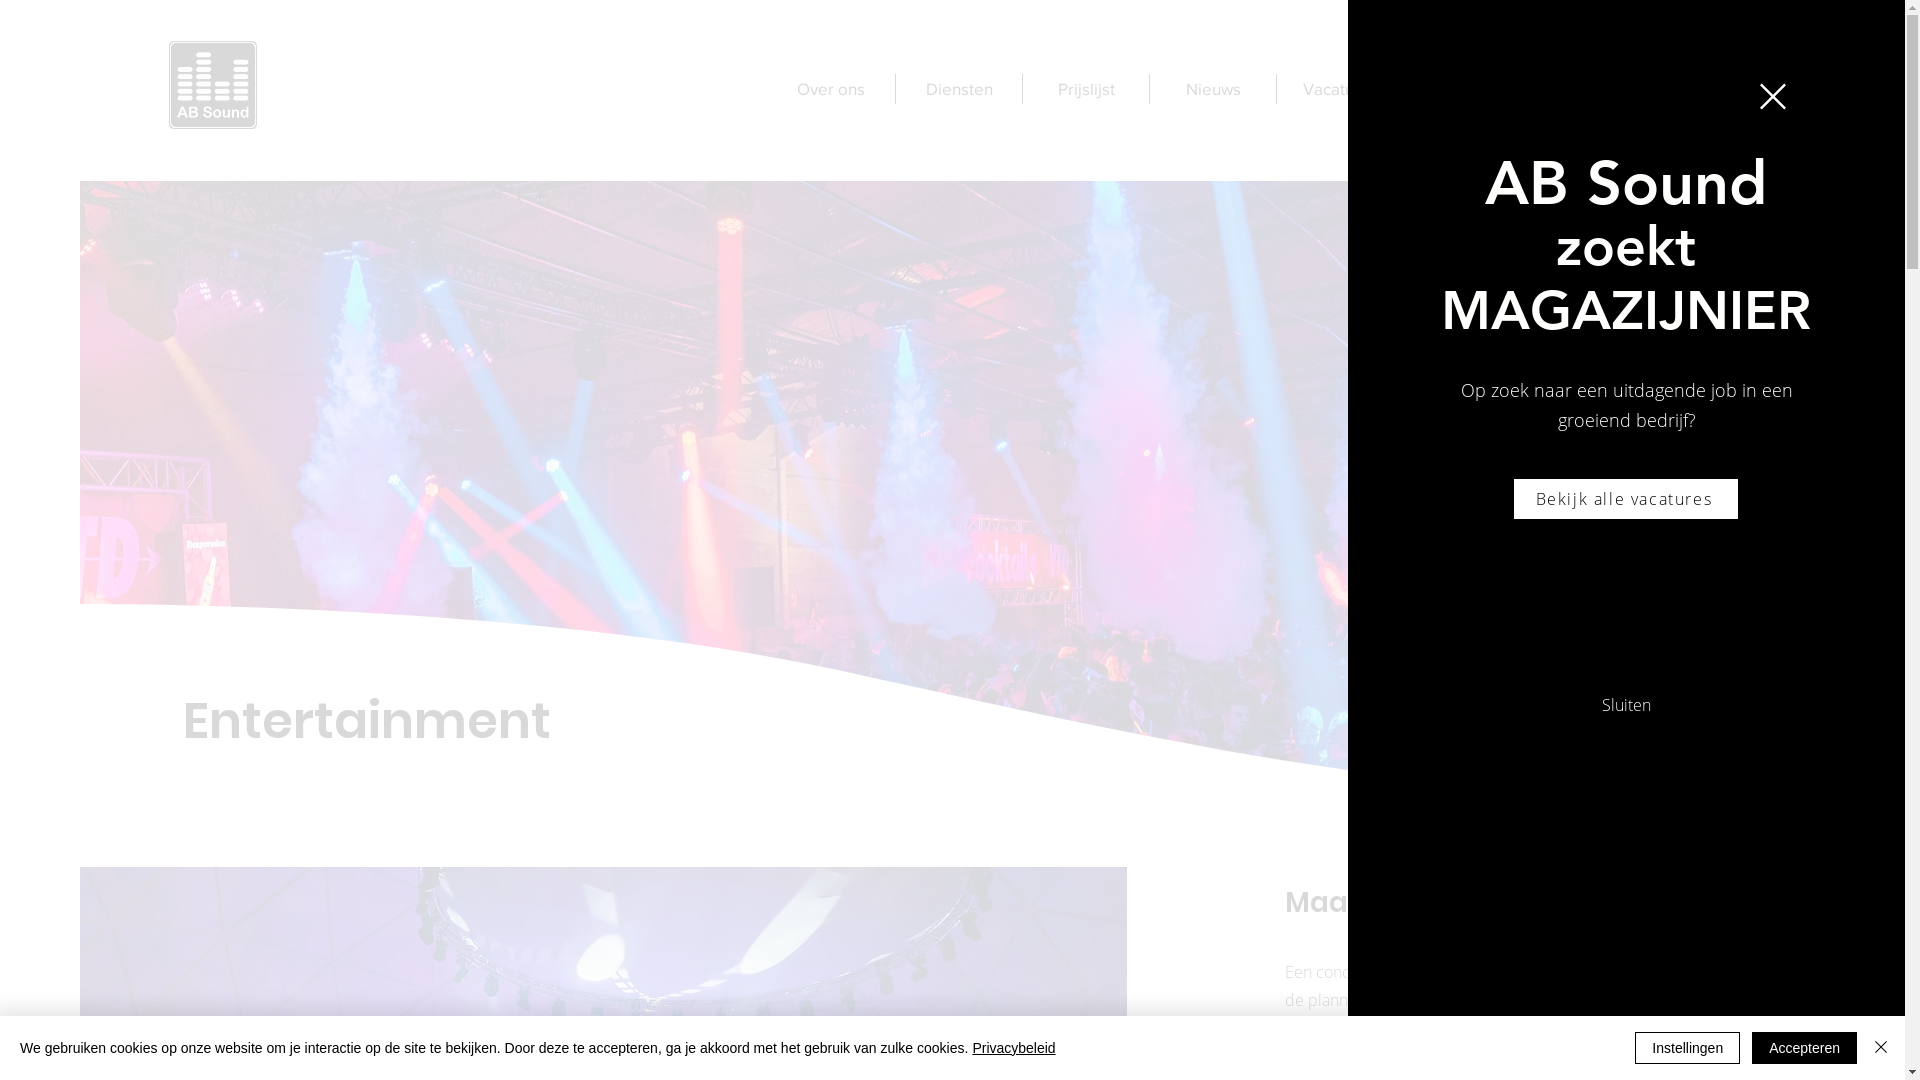 This screenshot has height=1080, width=1920. I want to click on 'Nieuws', so click(1212, 87).